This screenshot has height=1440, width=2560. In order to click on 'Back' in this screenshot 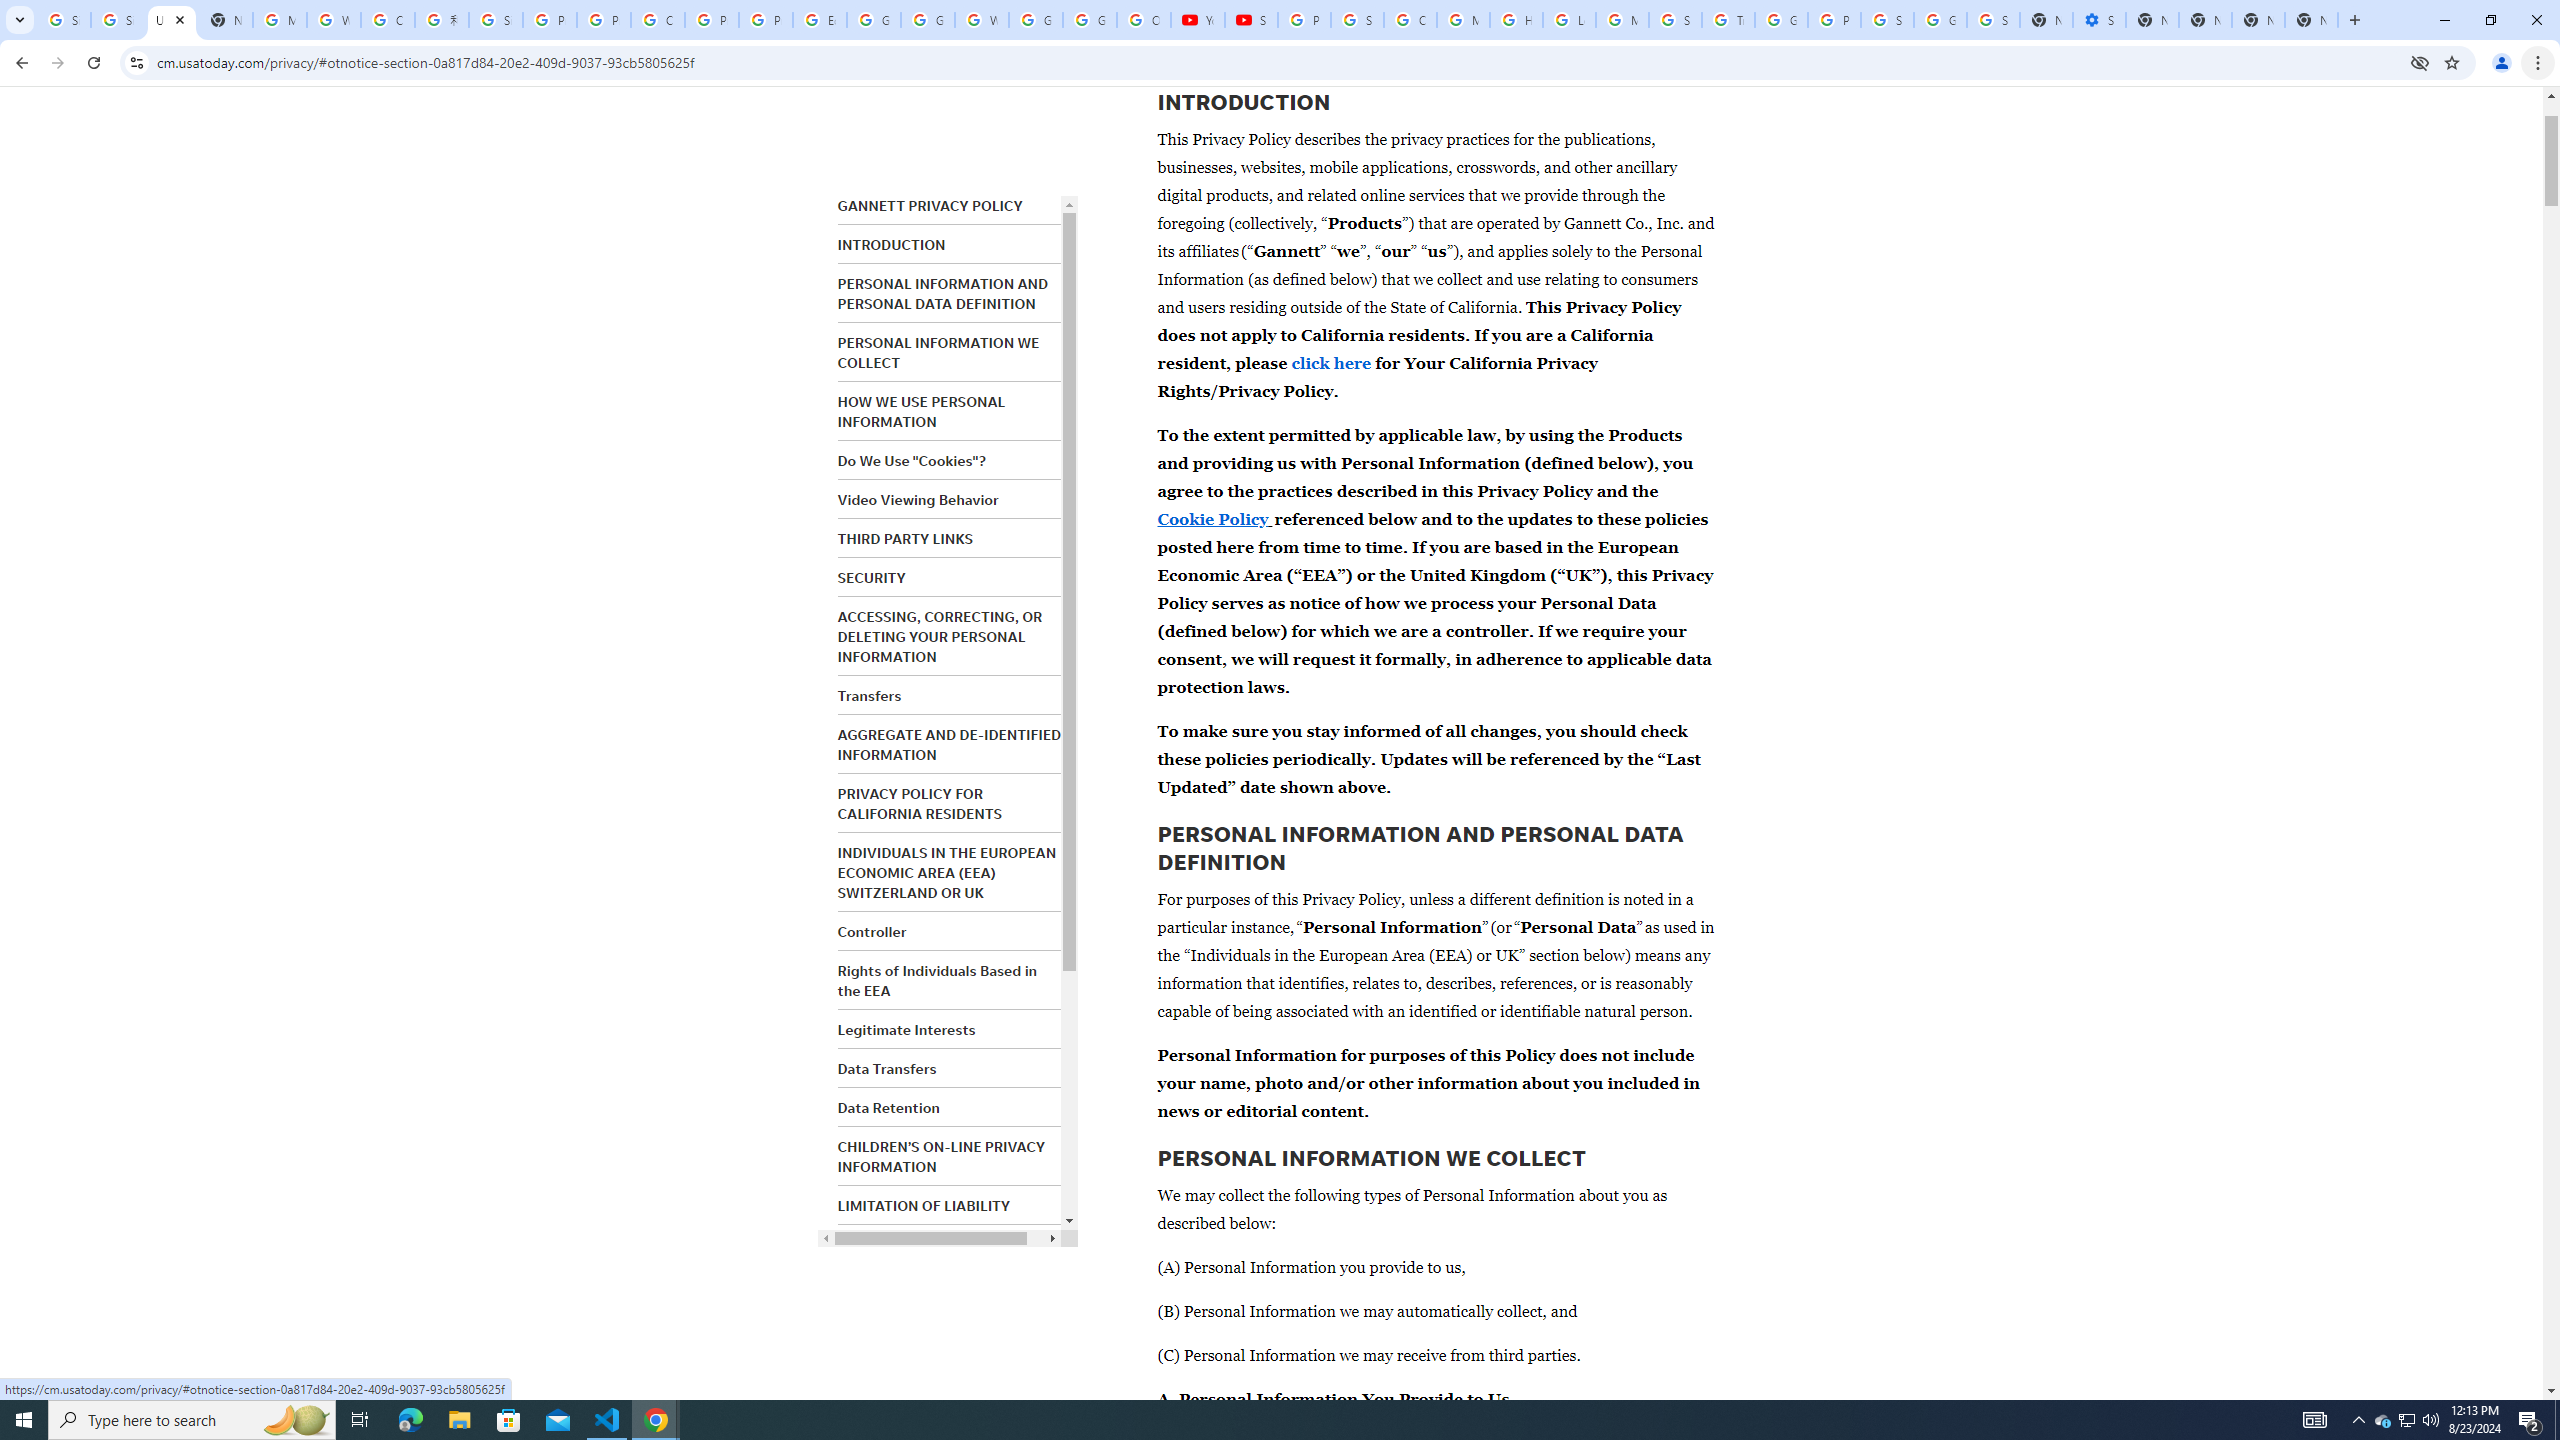, I will do `click(19, 62)`.